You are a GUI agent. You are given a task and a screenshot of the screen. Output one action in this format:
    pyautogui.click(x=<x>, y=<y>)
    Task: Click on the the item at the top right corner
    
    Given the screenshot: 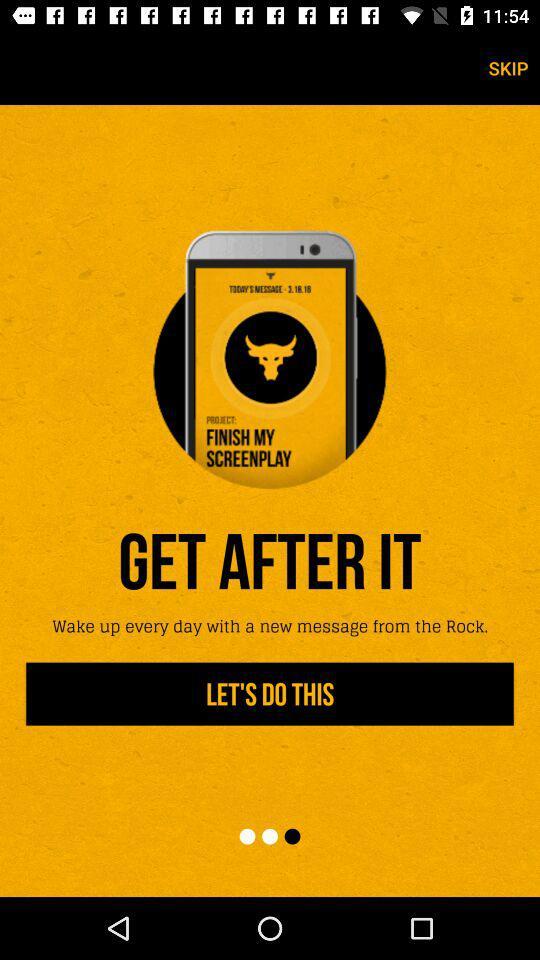 What is the action you would take?
    pyautogui.click(x=508, y=68)
    